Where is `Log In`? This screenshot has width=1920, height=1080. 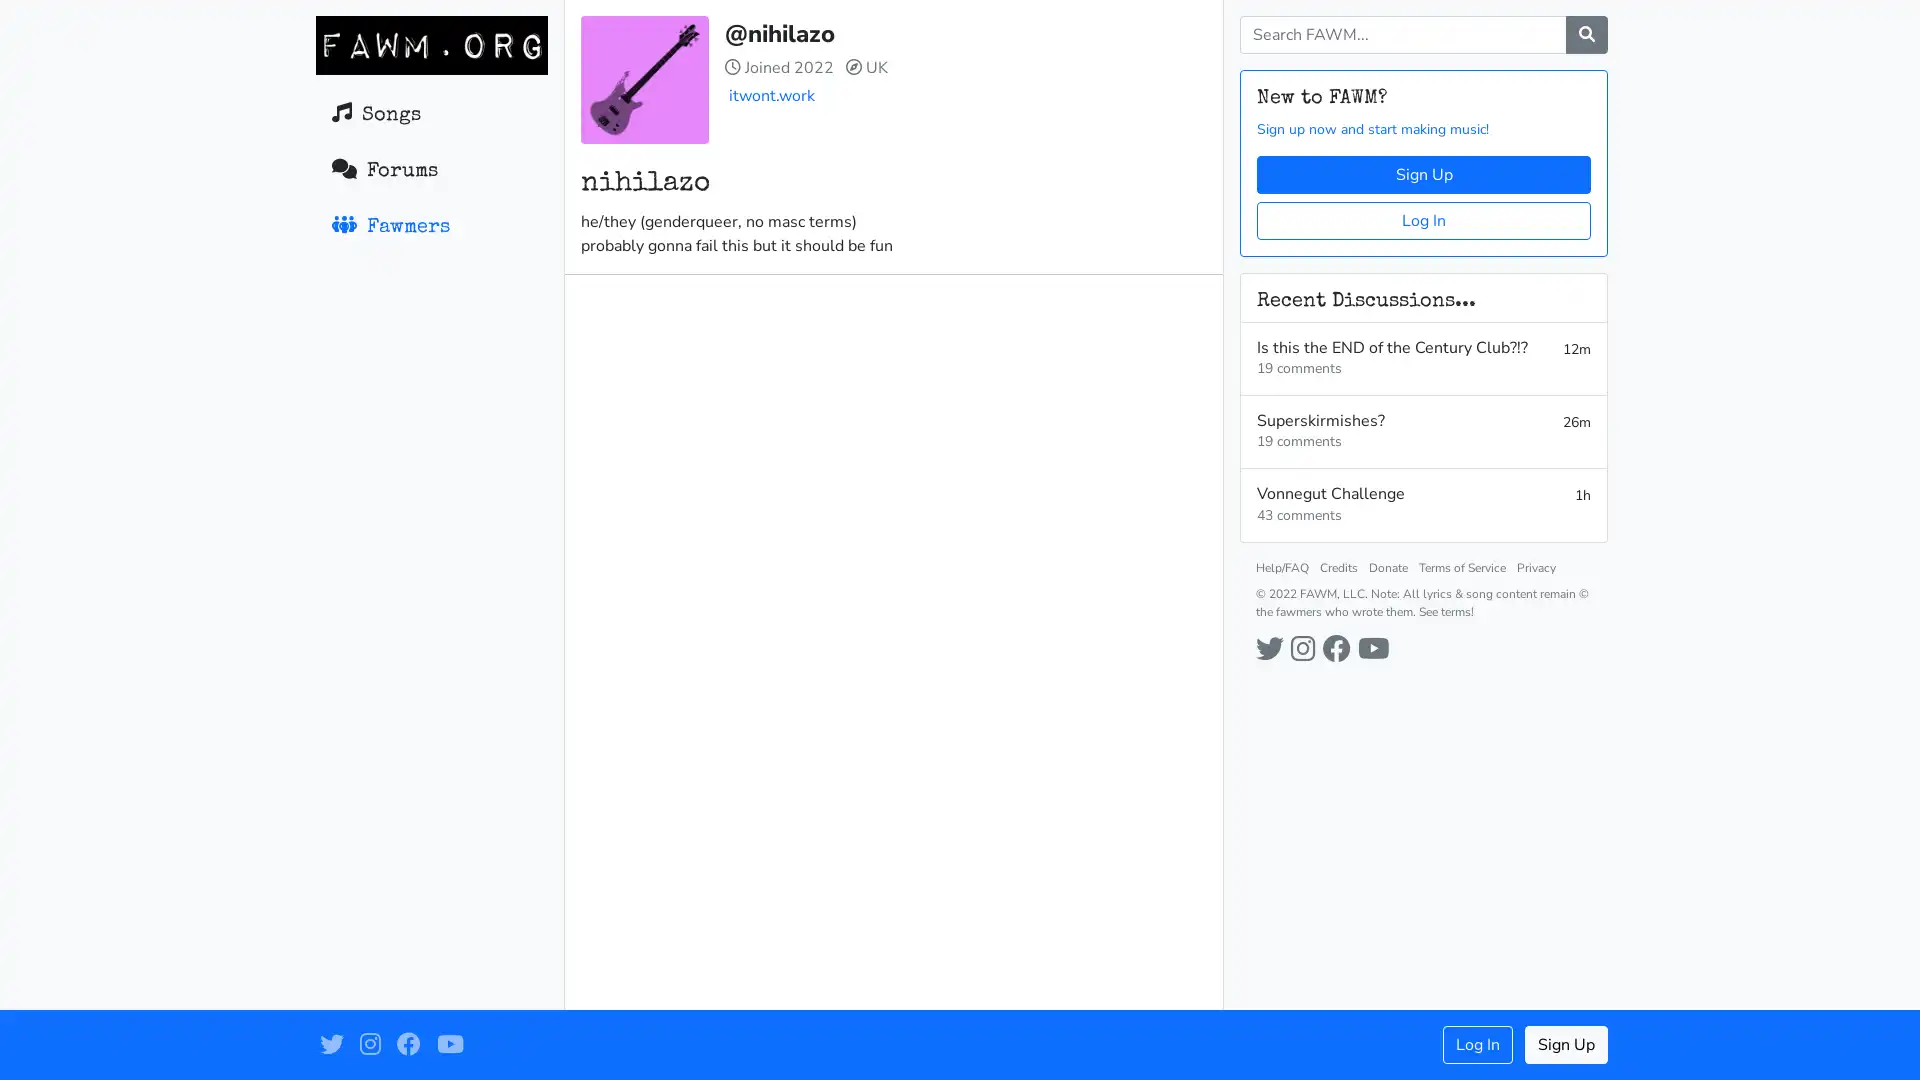 Log In is located at coordinates (1423, 220).